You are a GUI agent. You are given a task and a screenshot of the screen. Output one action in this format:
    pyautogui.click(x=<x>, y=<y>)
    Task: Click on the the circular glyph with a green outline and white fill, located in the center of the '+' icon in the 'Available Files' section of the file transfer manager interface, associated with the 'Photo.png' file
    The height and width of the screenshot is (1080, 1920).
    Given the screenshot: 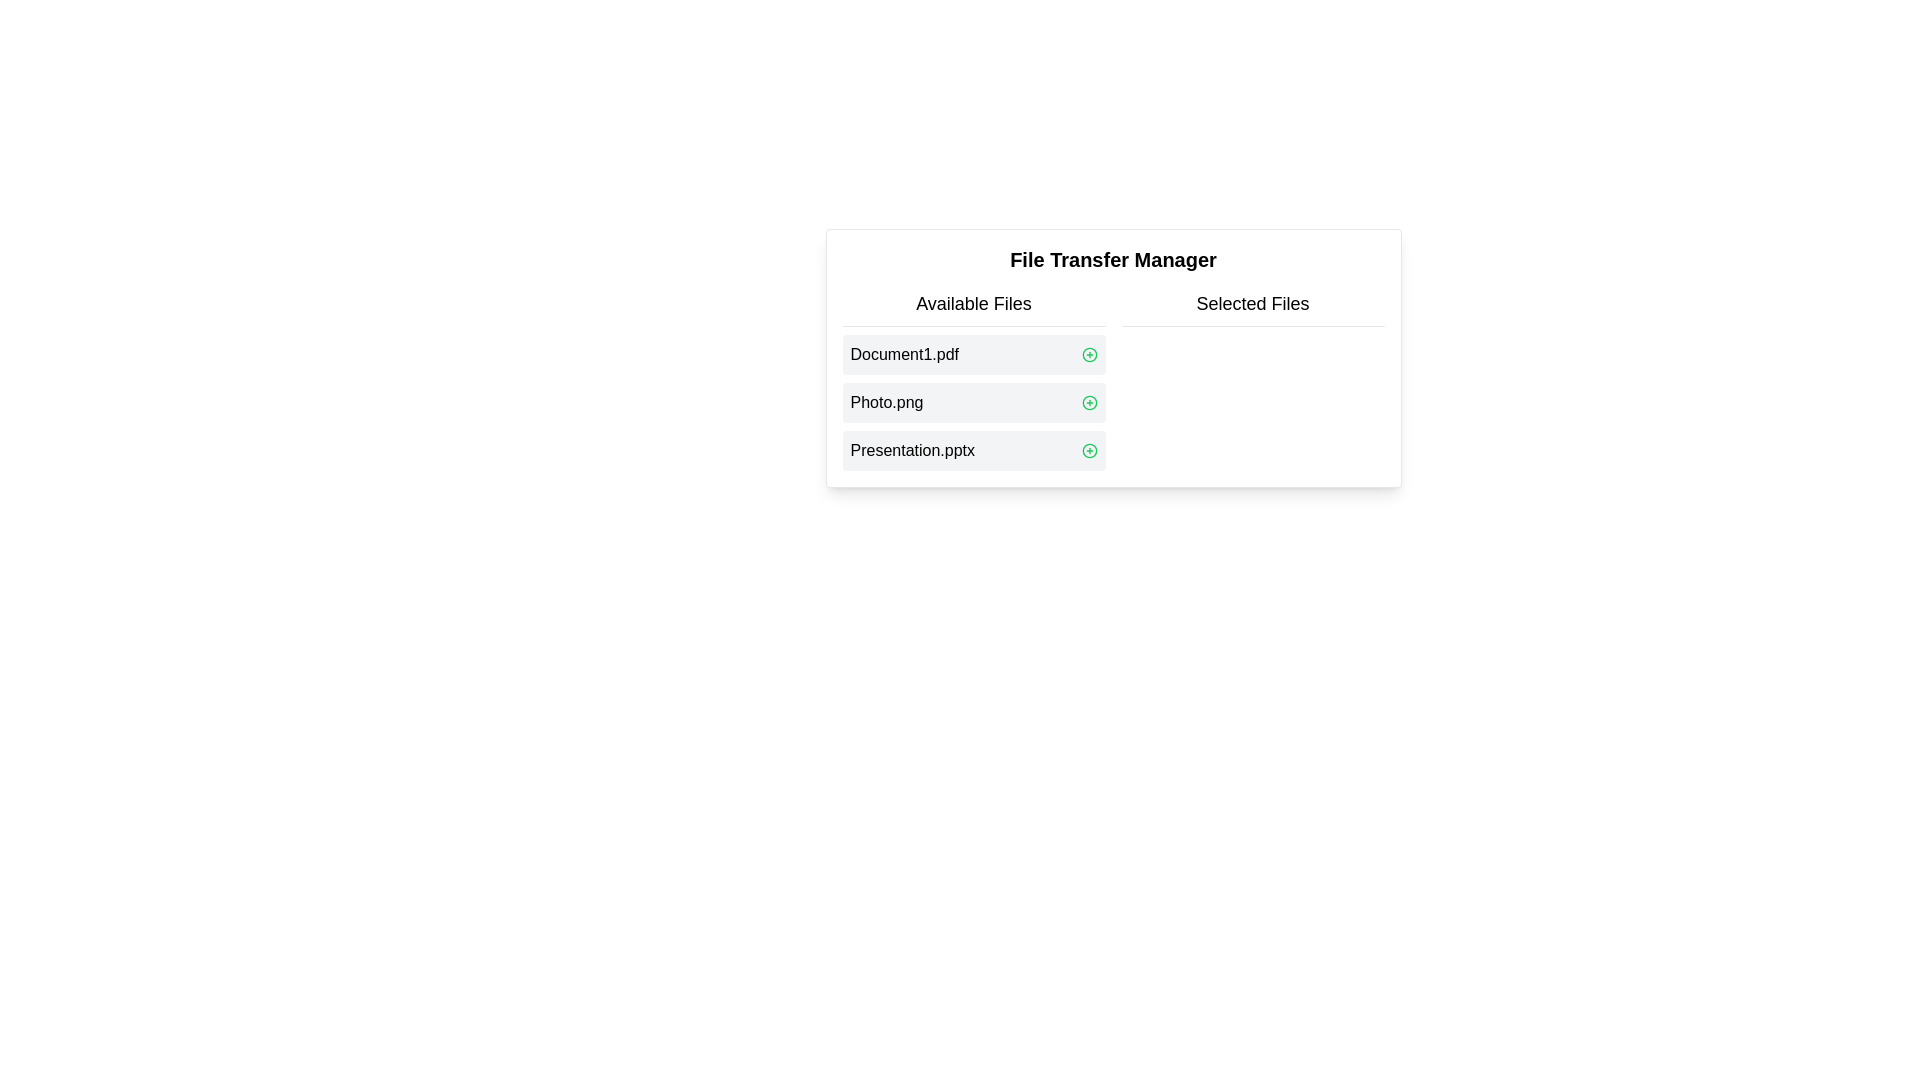 What is the action you would take?
    pyautogui.click(x=1088, y=353)
    